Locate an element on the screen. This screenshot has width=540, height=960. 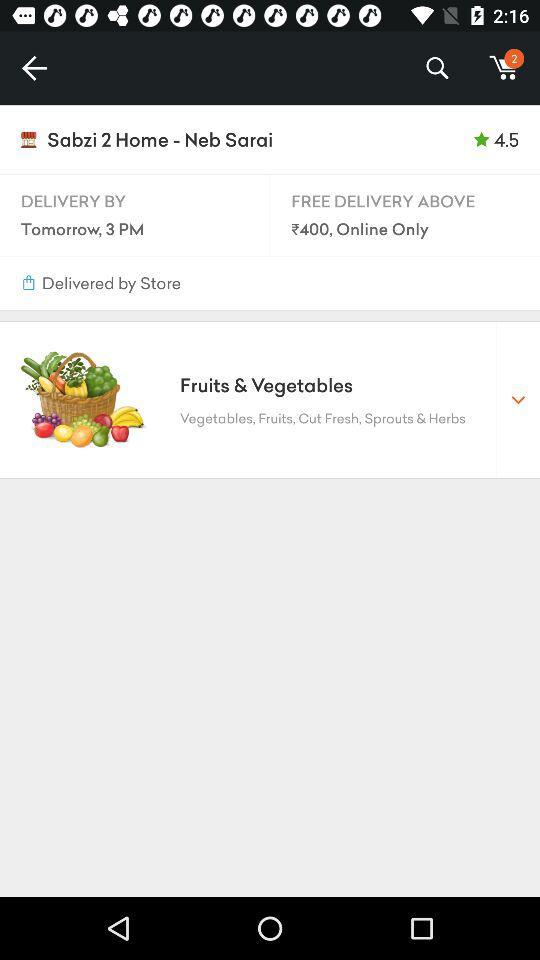
the icon next to % is located at coordinates (33, 68).